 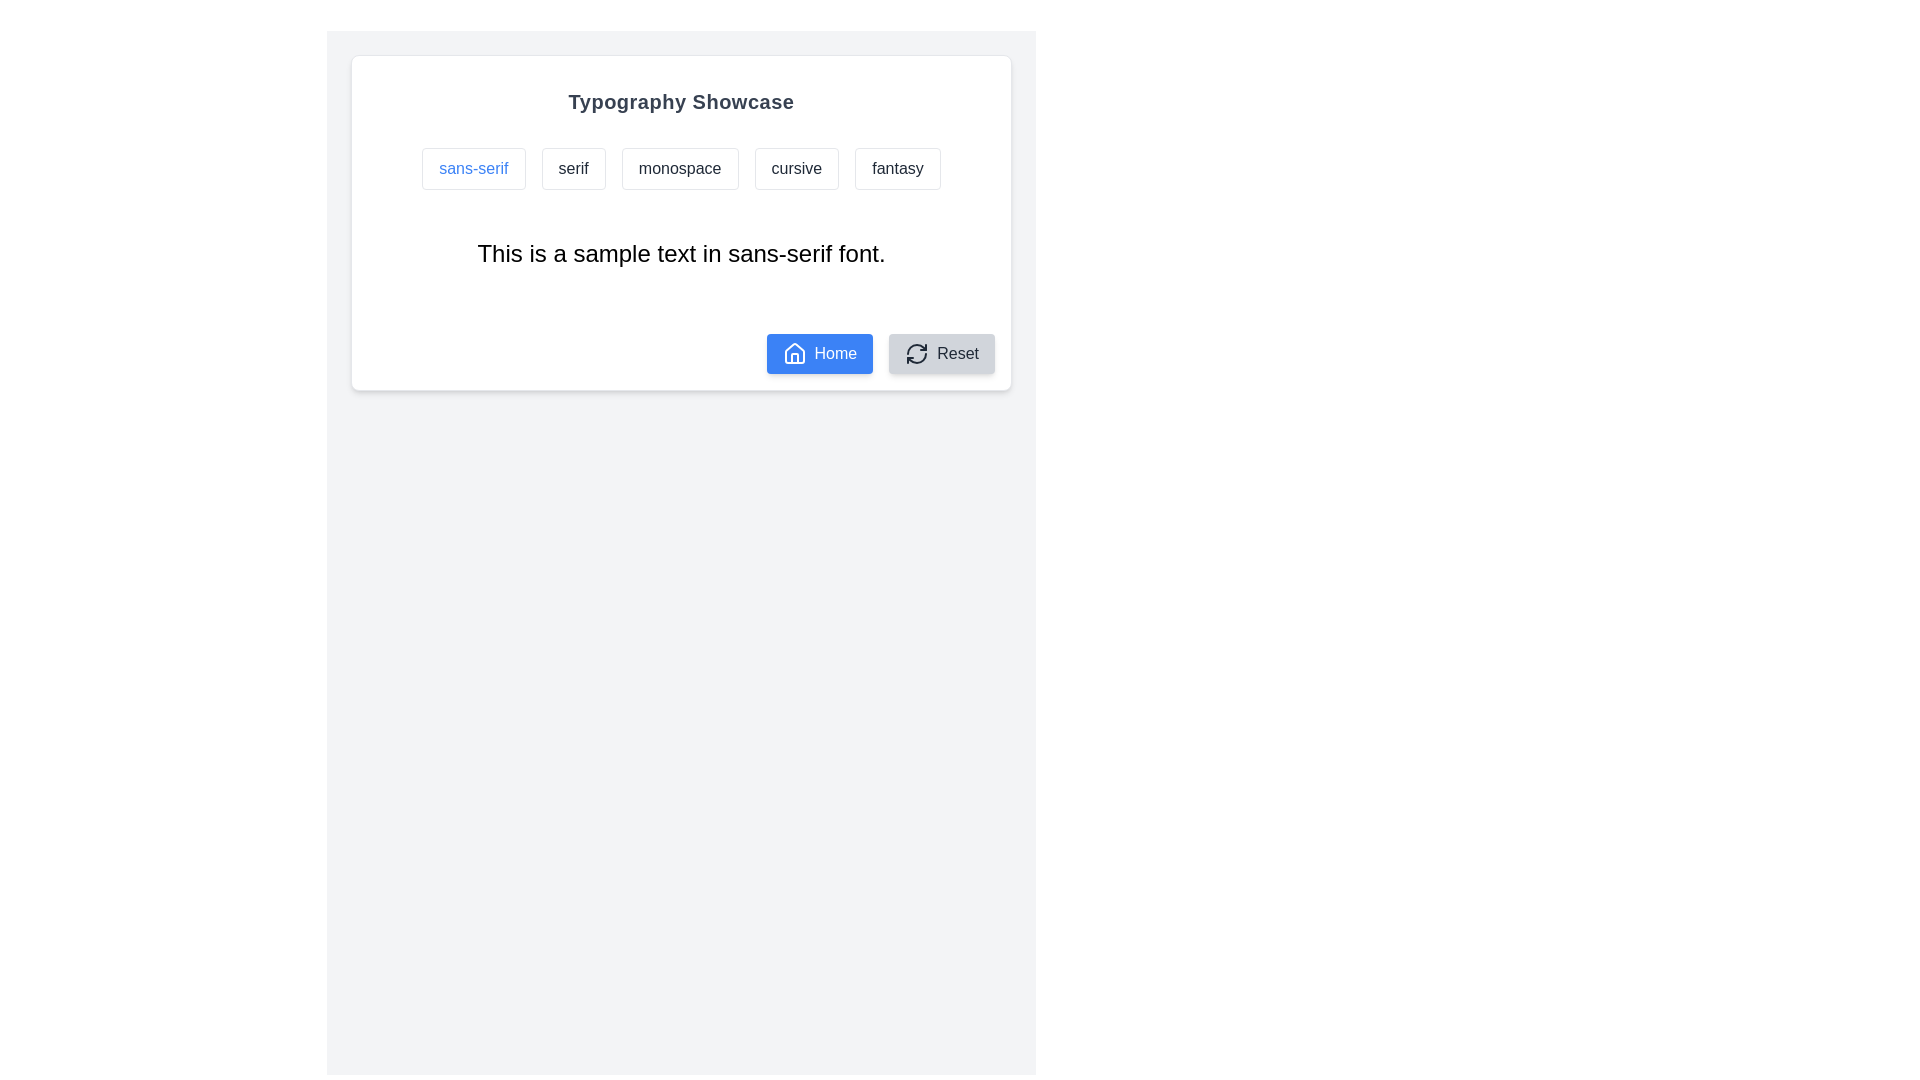 What do you see at coordinates (472, 168) in the screenshot?
I see `the leftmost button labeled 'sans-serif' in the horizontal group of font selection buttons under the title 'Typography Showcase'` at bounding box center [472, 168].